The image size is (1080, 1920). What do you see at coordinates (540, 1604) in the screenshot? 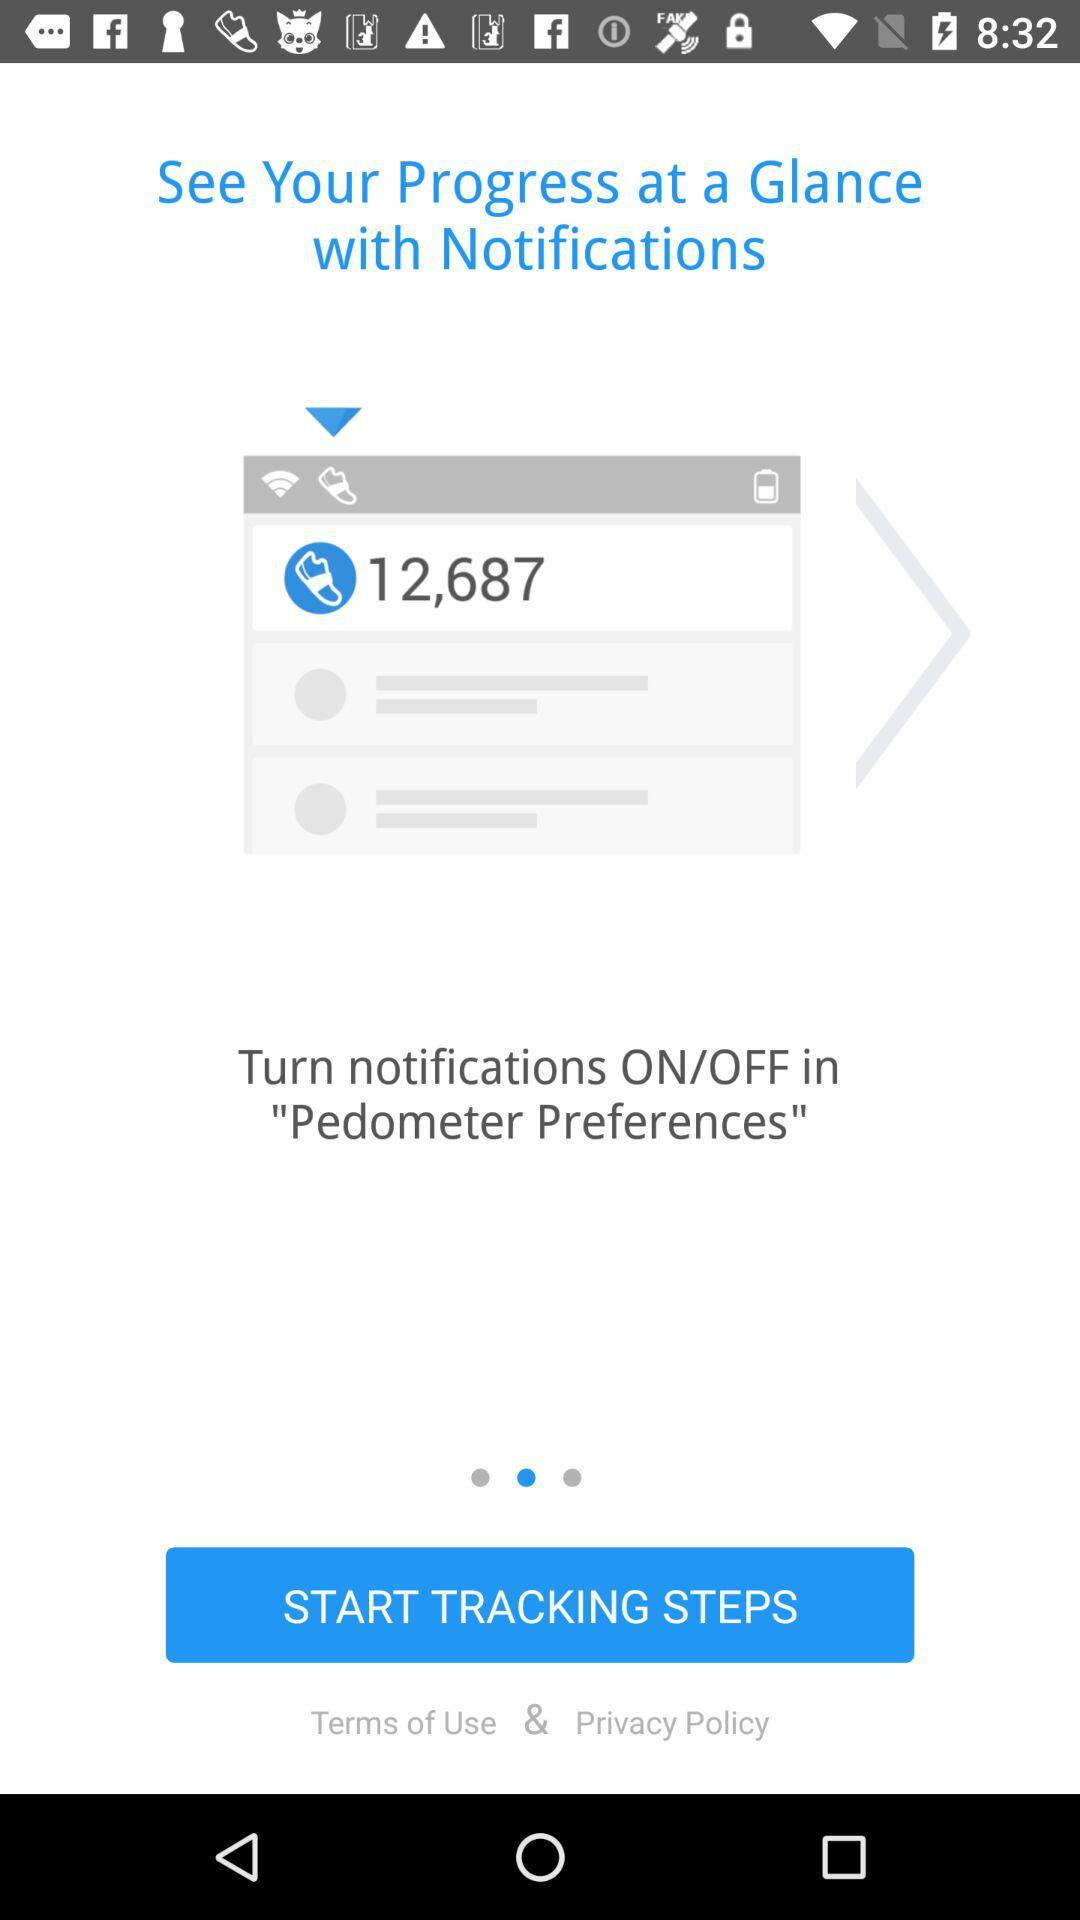
I see `the item above the & icon` at bounding box center [540, 1604].